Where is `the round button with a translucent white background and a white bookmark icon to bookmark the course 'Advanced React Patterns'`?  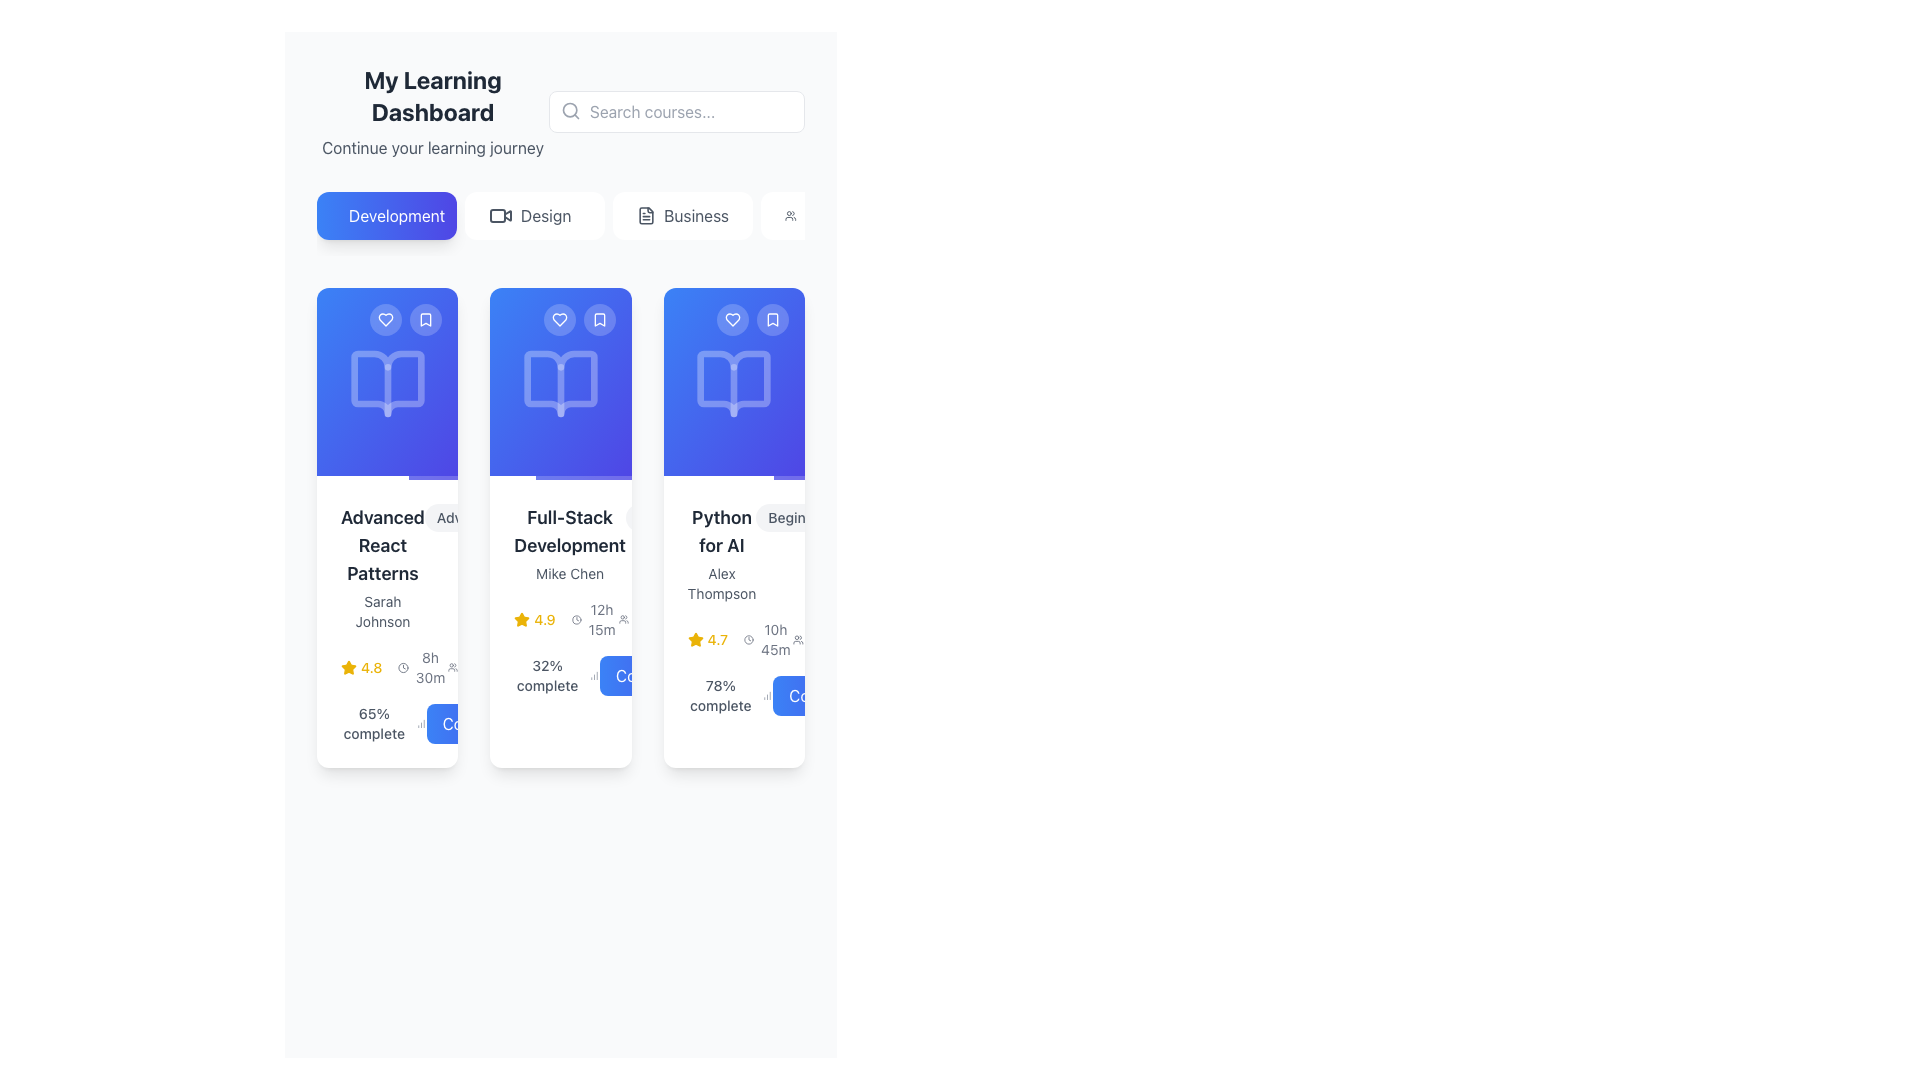
the round button with a translucent white background and a white bookmark icon to bookmark the course 'Advanced React Patterns' is located at coordinates (425, 319).